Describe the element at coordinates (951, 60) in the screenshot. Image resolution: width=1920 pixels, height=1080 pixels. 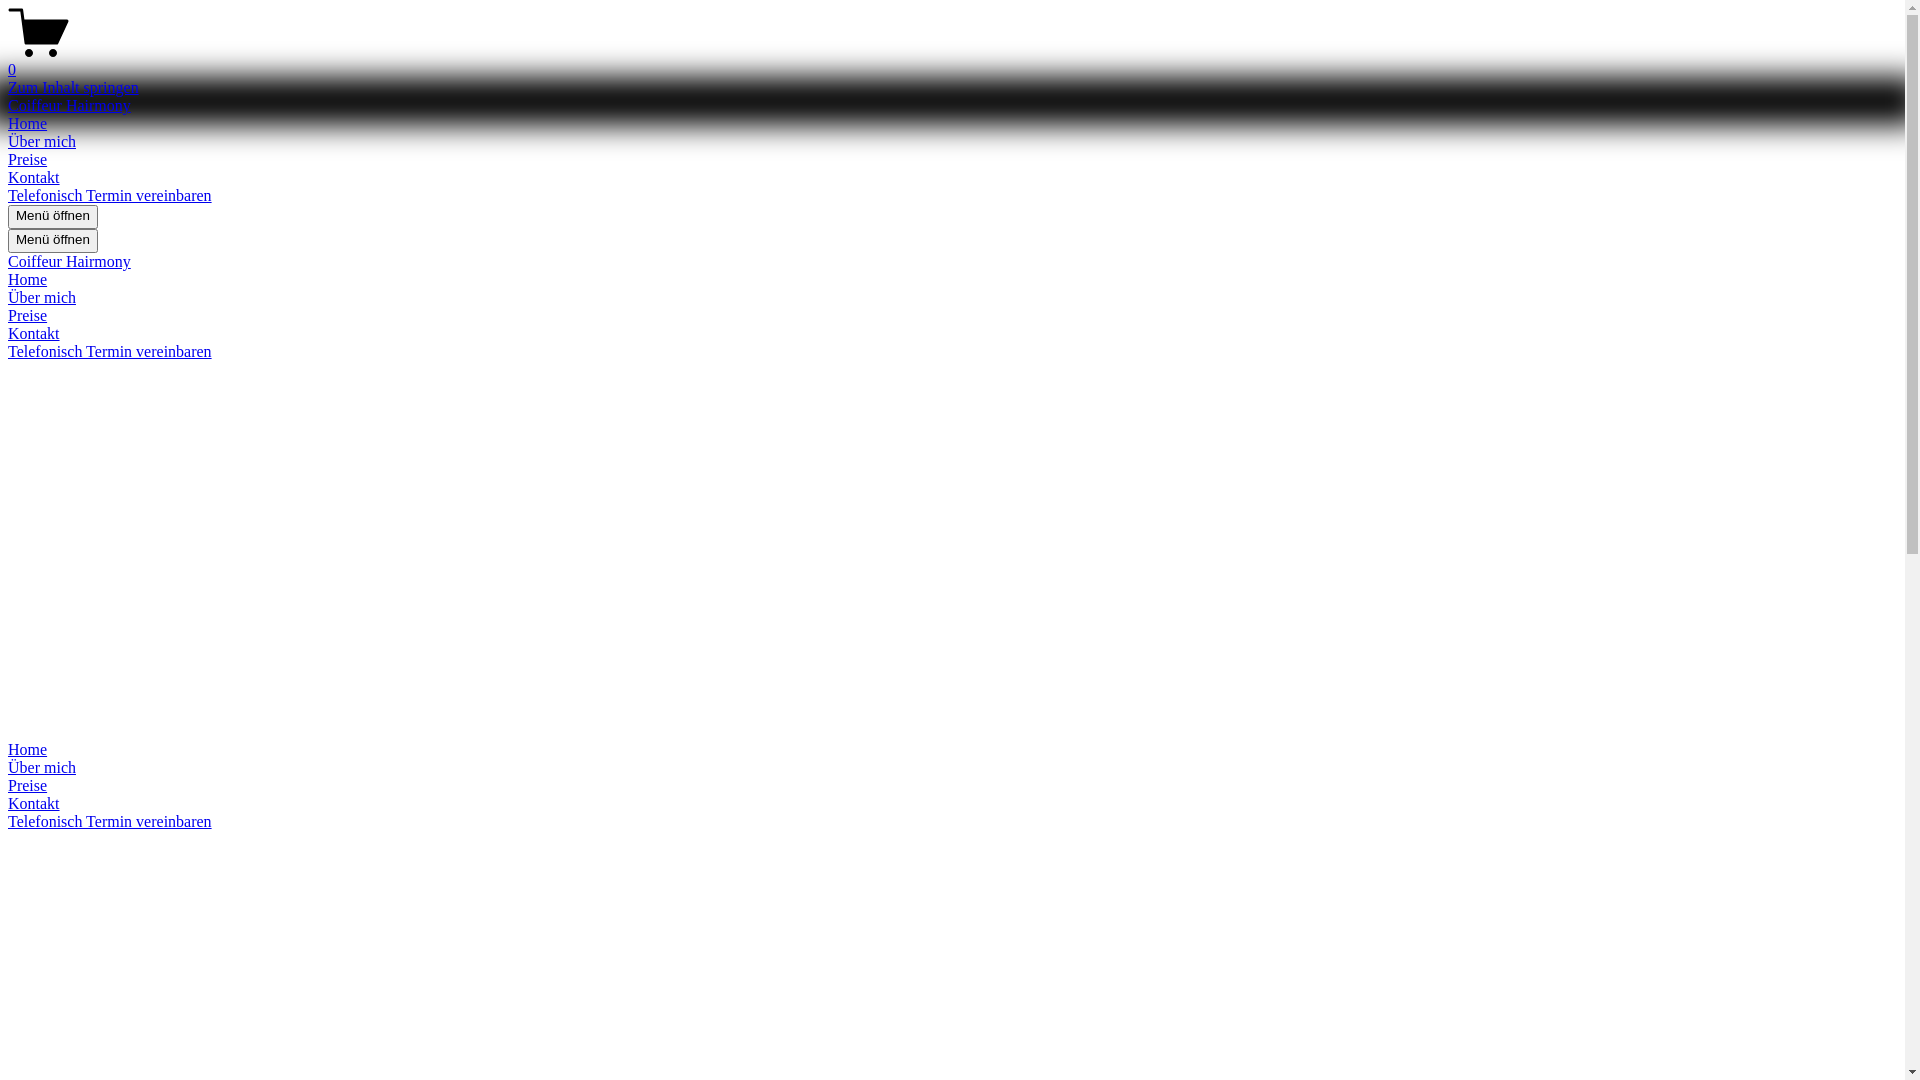
I see `'0'` at that location.